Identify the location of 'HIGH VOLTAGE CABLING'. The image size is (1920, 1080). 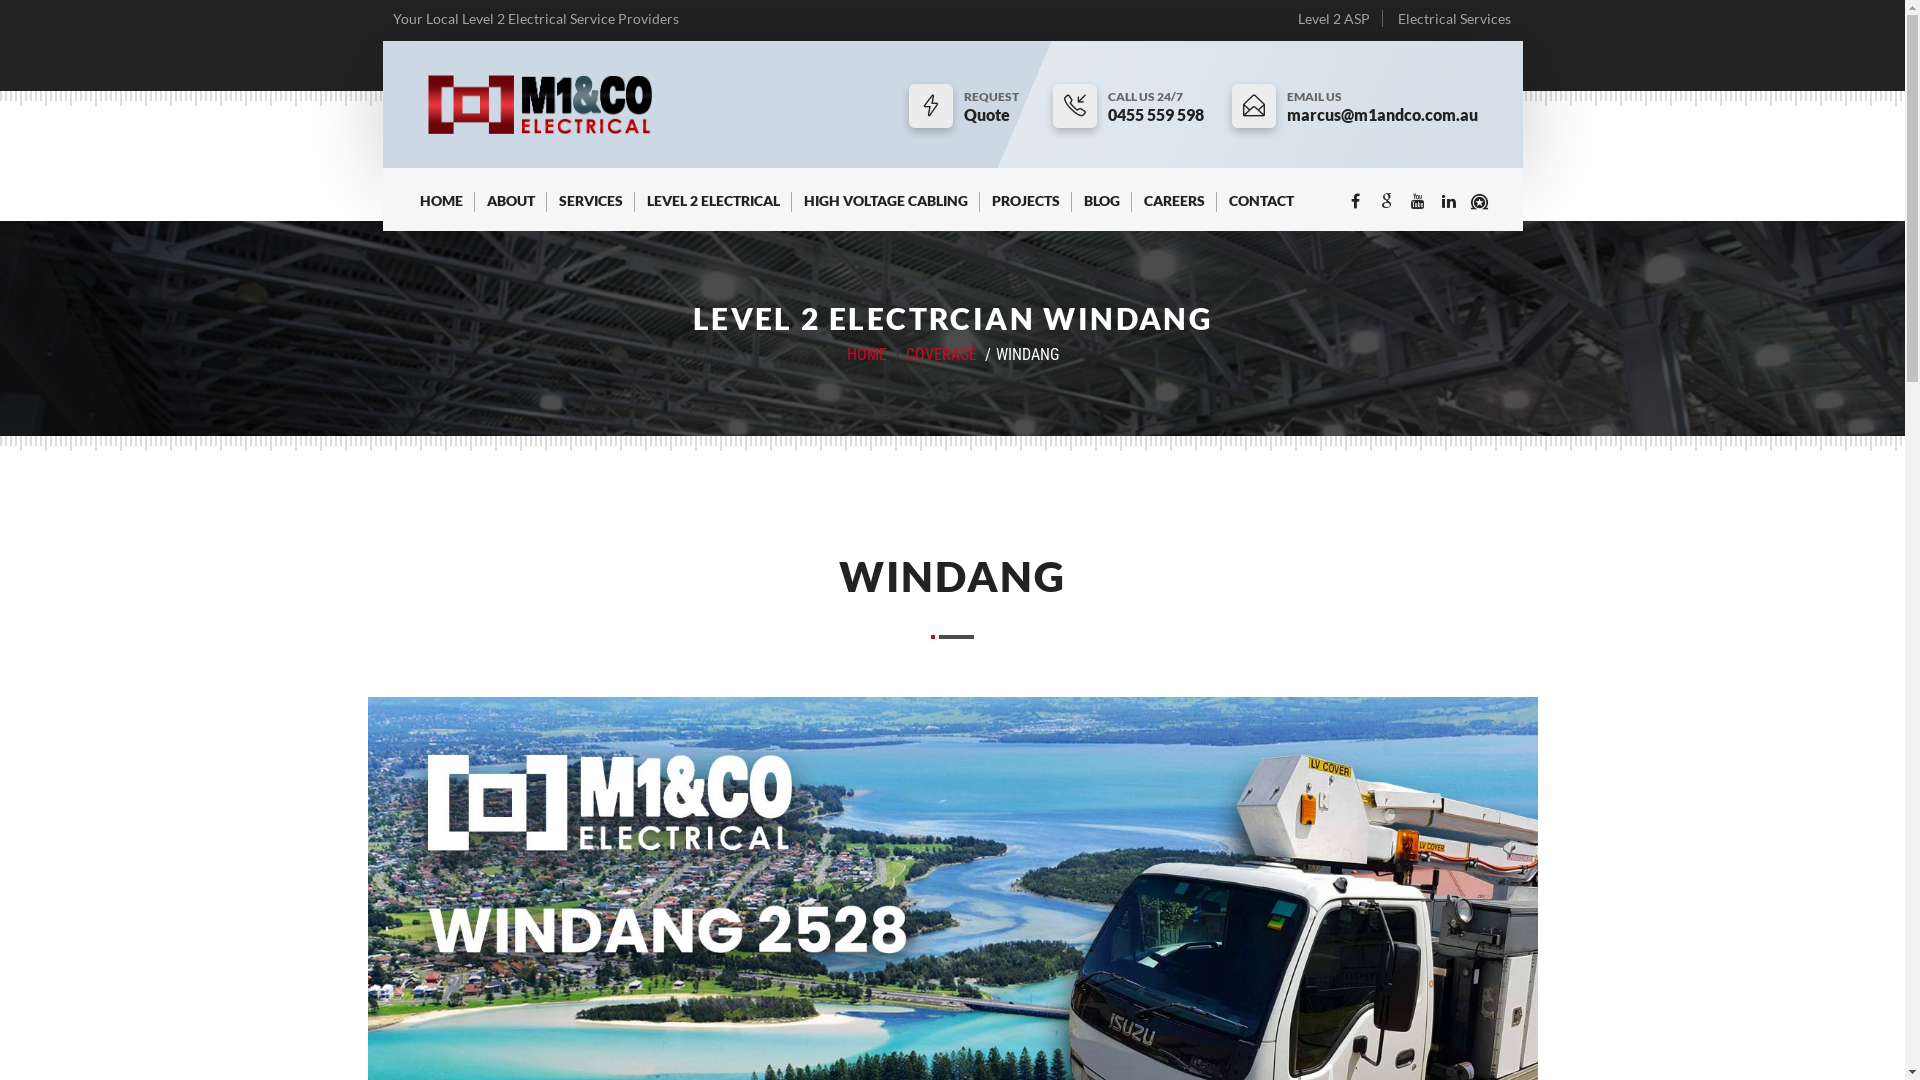
(885, 209).